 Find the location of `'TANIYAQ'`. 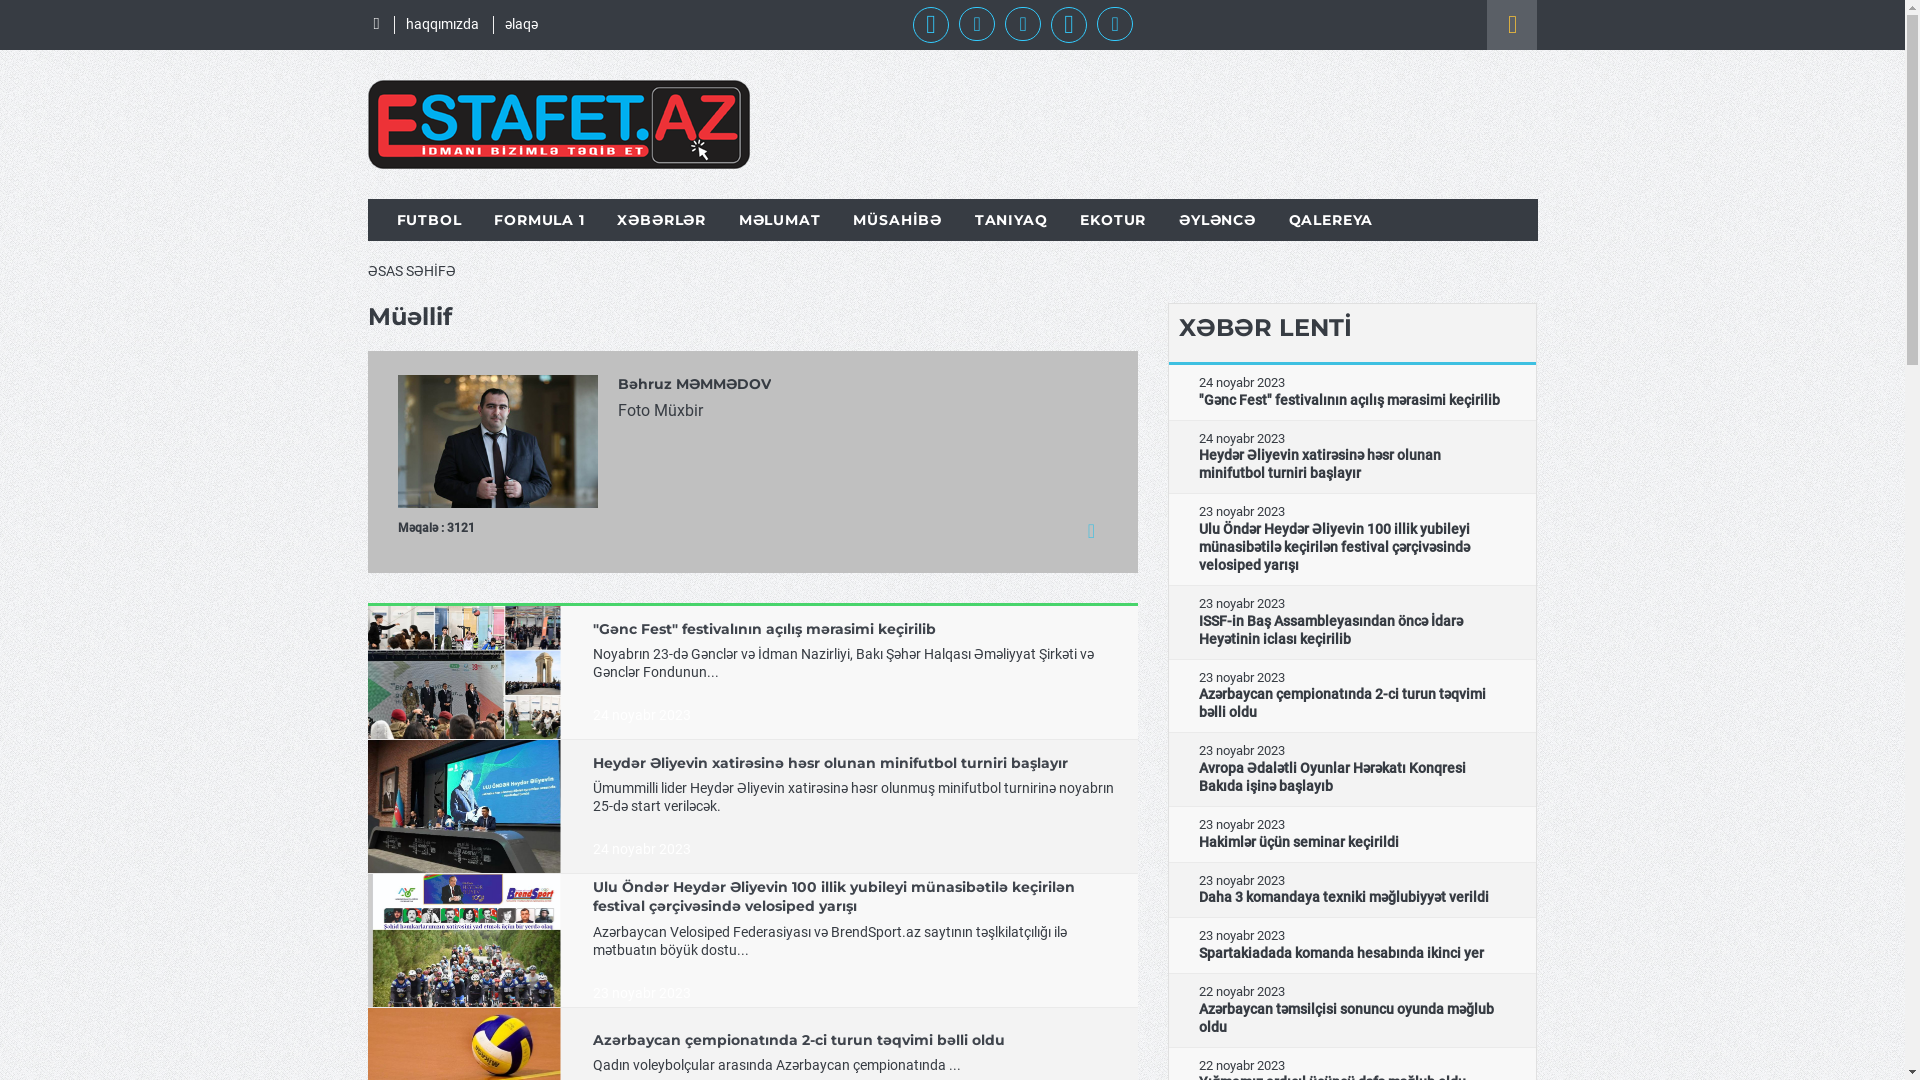

'TANIYAQ' is located at coordinates (1011, 219).